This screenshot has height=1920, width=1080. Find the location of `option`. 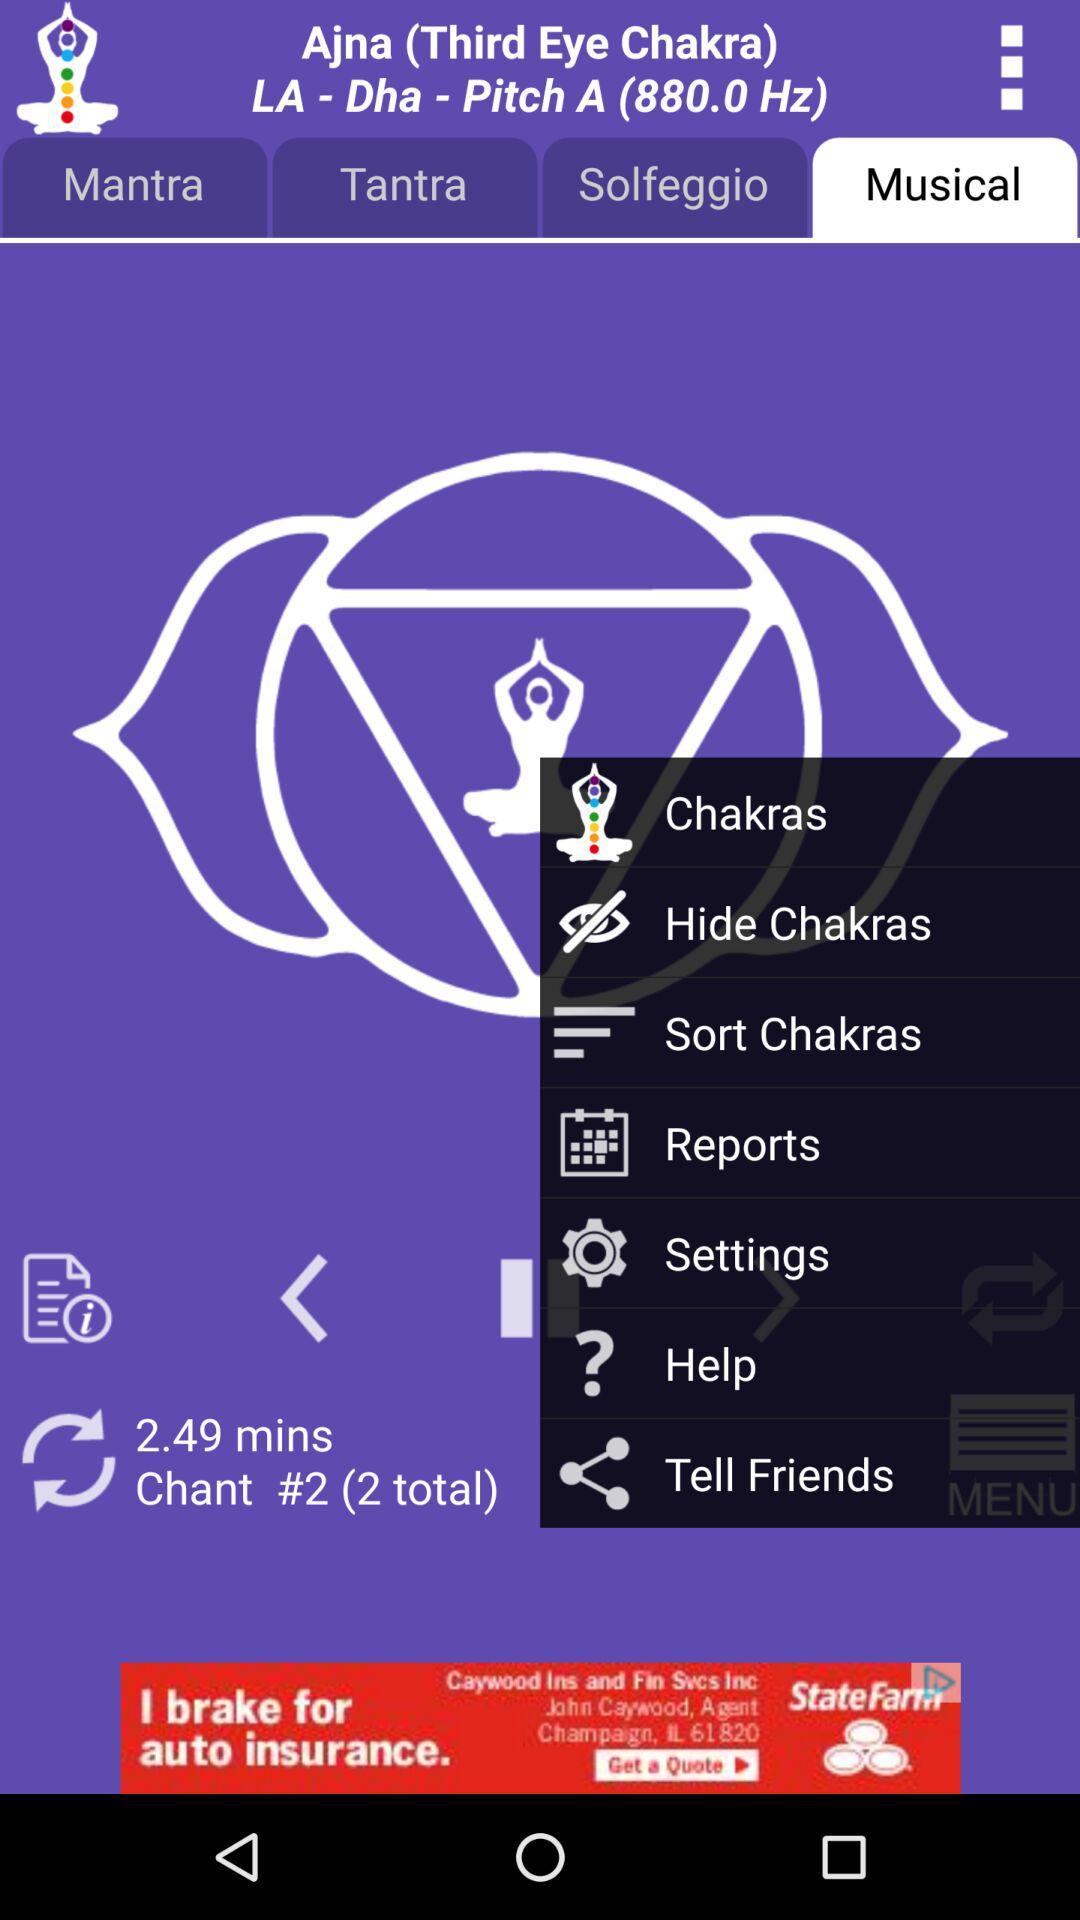

option is located at coordinates (540, 1298).